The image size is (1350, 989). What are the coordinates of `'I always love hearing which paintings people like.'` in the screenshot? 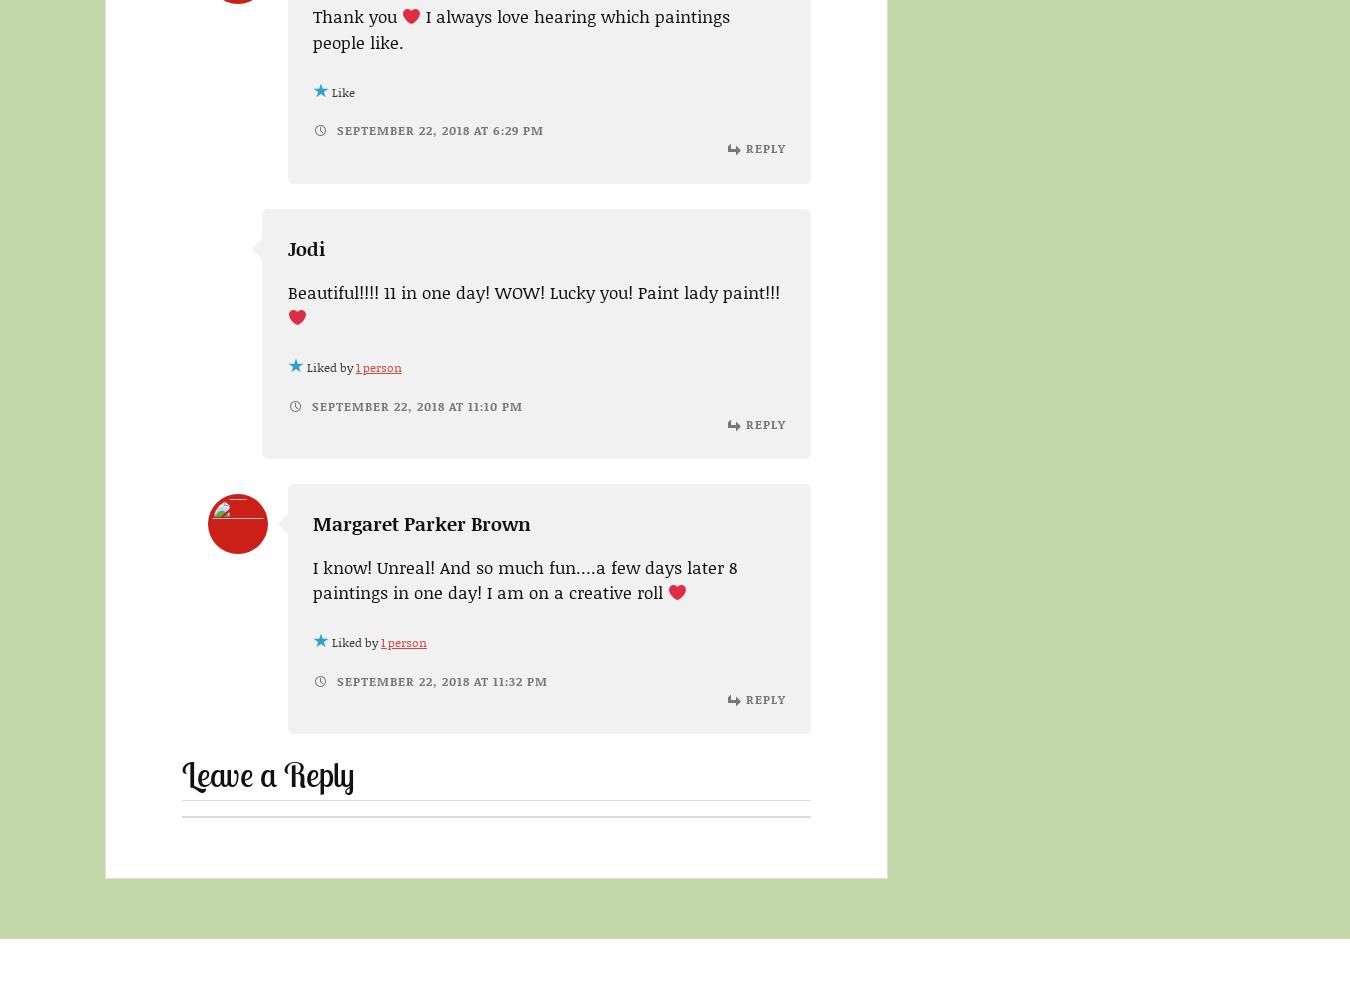 It's located at (520, 27).